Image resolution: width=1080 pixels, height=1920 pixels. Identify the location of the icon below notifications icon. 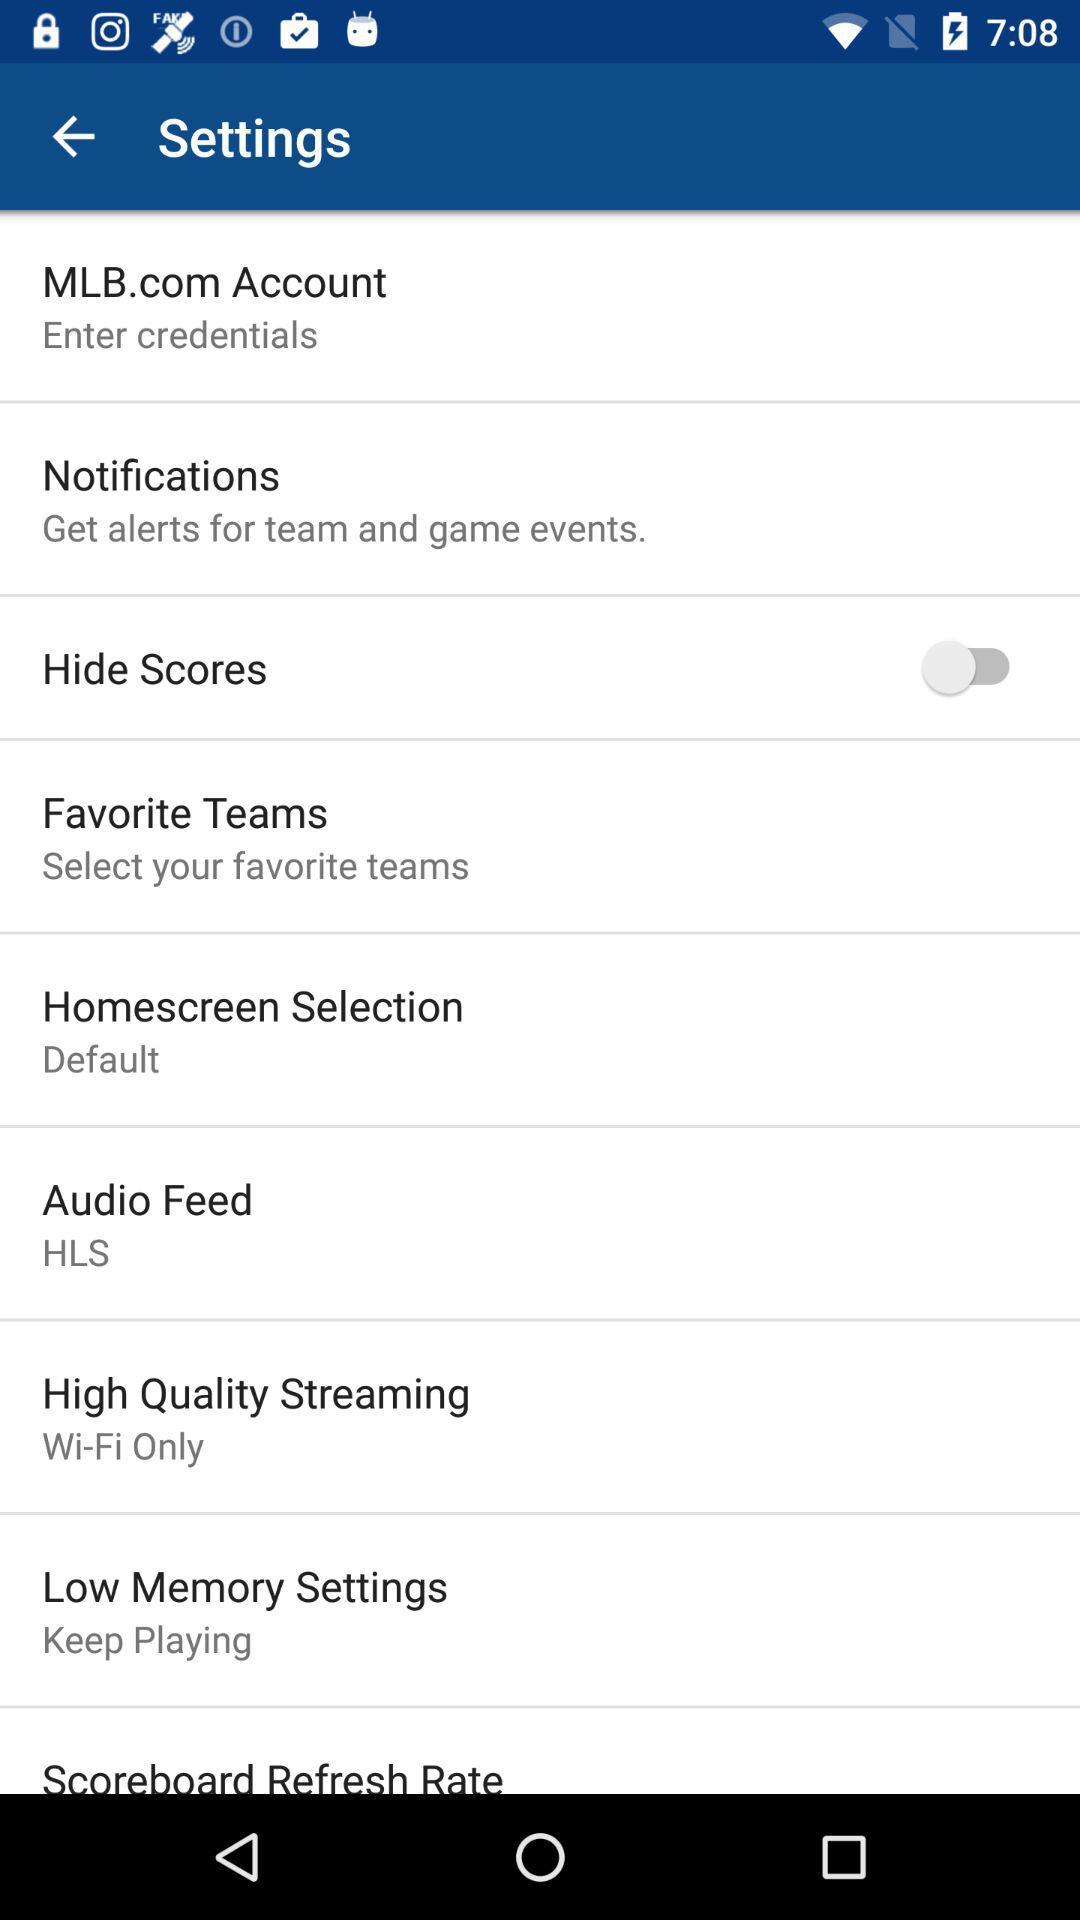
(343, 527).